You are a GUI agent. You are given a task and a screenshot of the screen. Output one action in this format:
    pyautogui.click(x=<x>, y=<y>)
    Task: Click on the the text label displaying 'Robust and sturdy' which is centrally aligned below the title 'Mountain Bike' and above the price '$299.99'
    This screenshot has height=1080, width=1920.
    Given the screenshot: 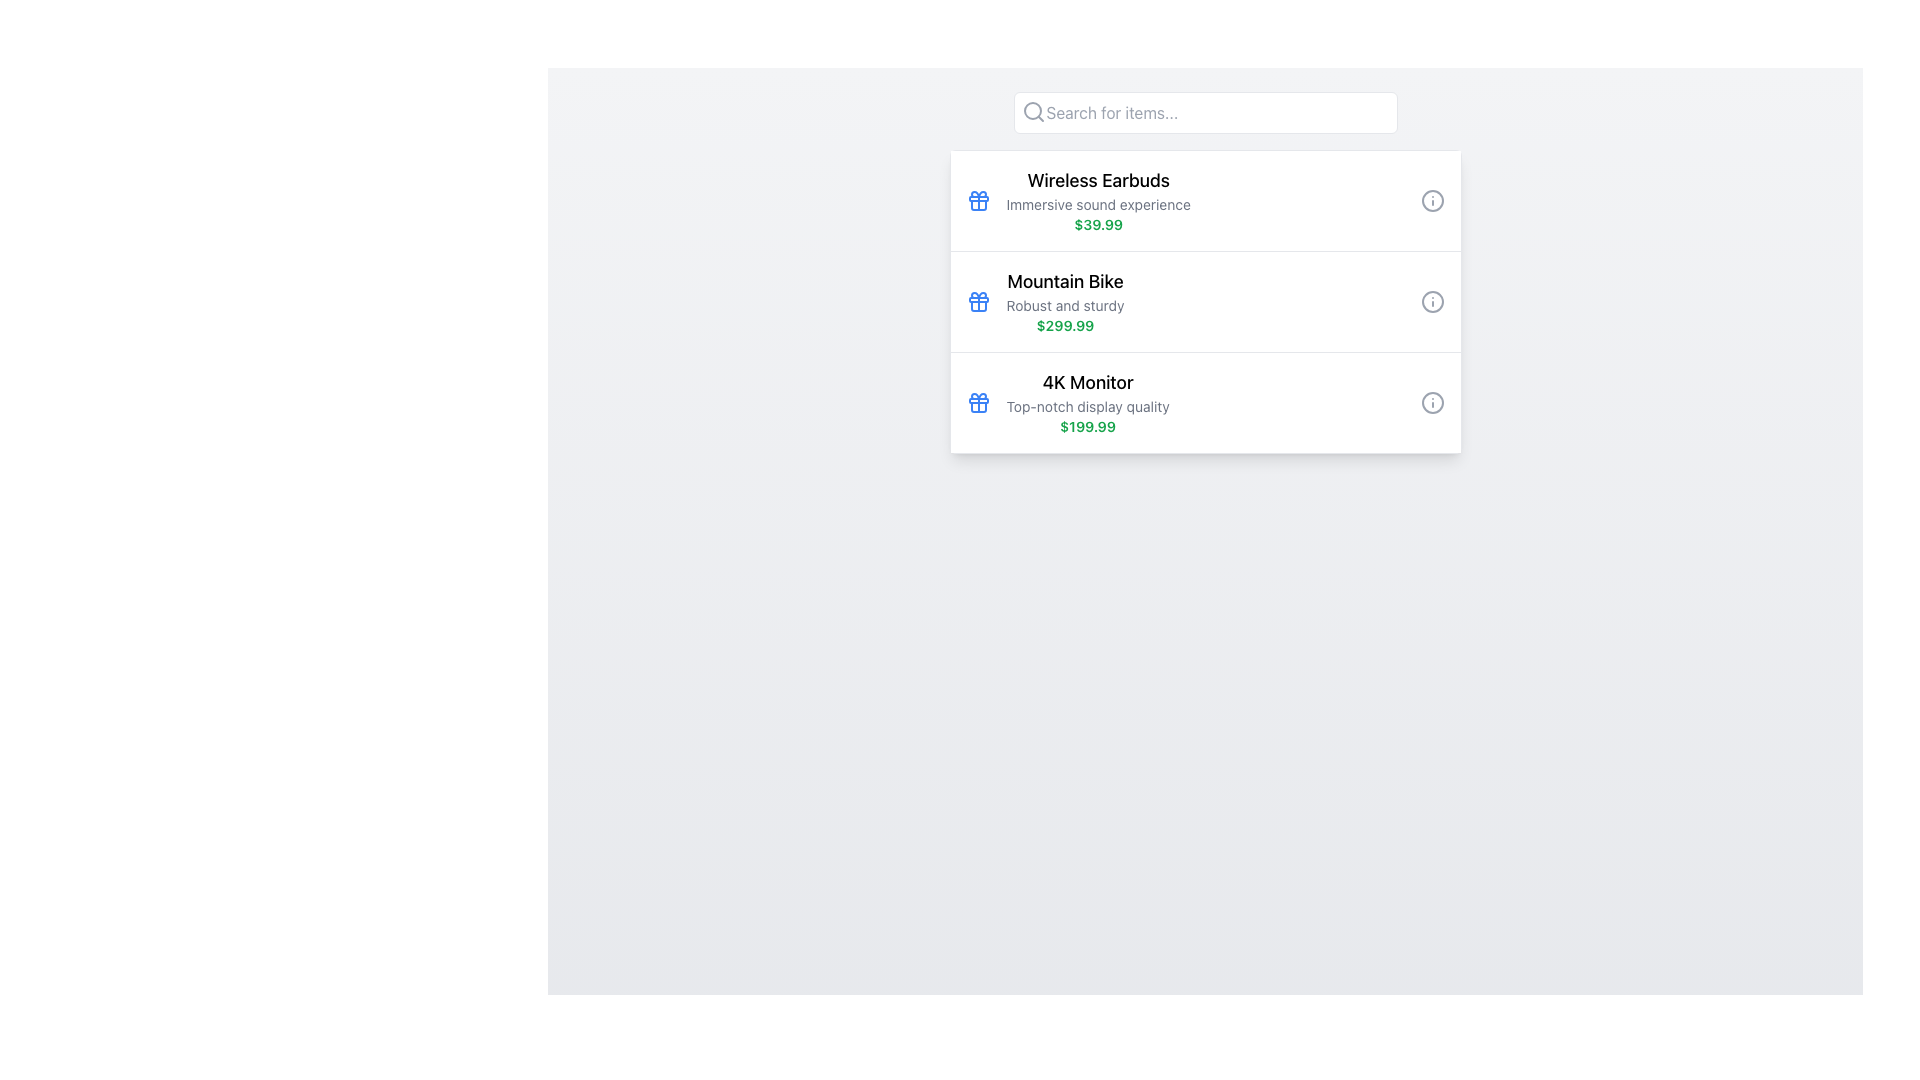 What is the action you would take?
    pyautogui.click(x=1064, y=305)
    